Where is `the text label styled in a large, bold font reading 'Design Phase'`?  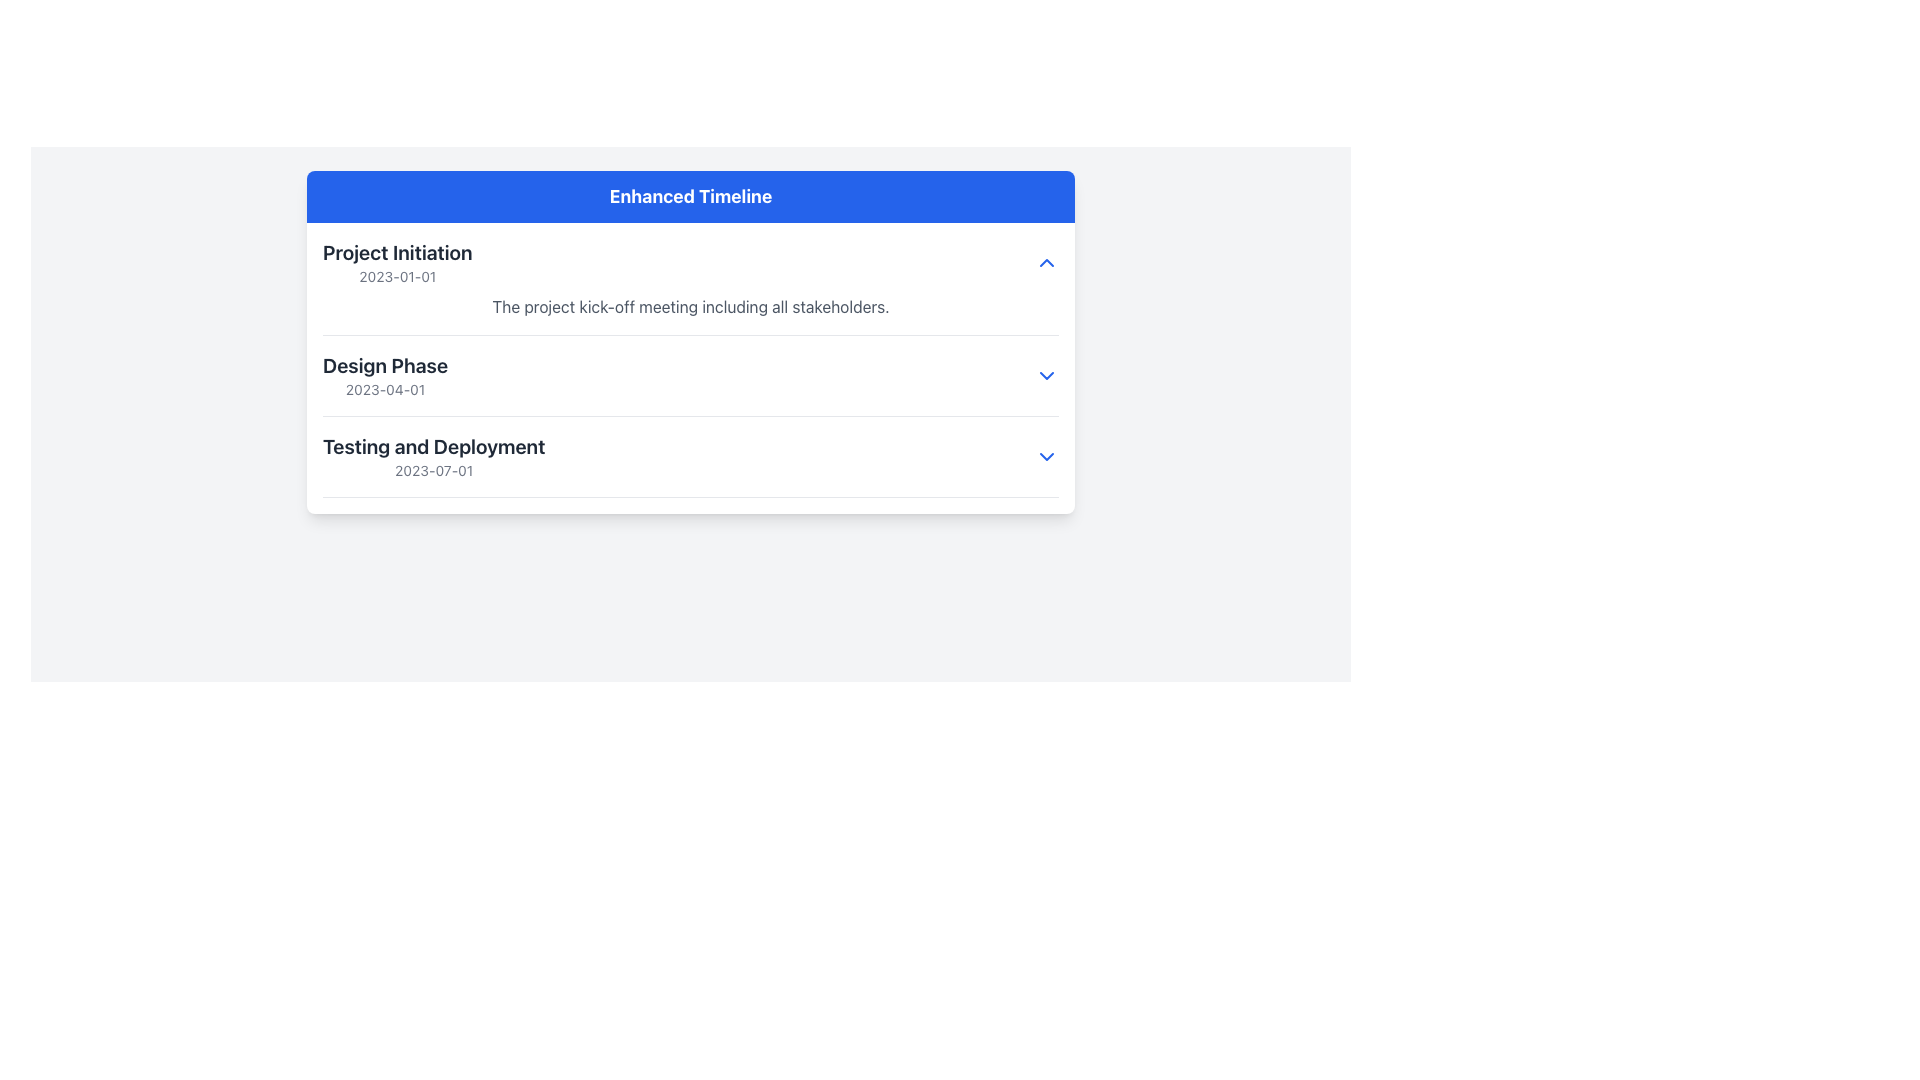
the text label styled in a large, bold font reading 'Design Phase' is located at coordinates (385, 366).